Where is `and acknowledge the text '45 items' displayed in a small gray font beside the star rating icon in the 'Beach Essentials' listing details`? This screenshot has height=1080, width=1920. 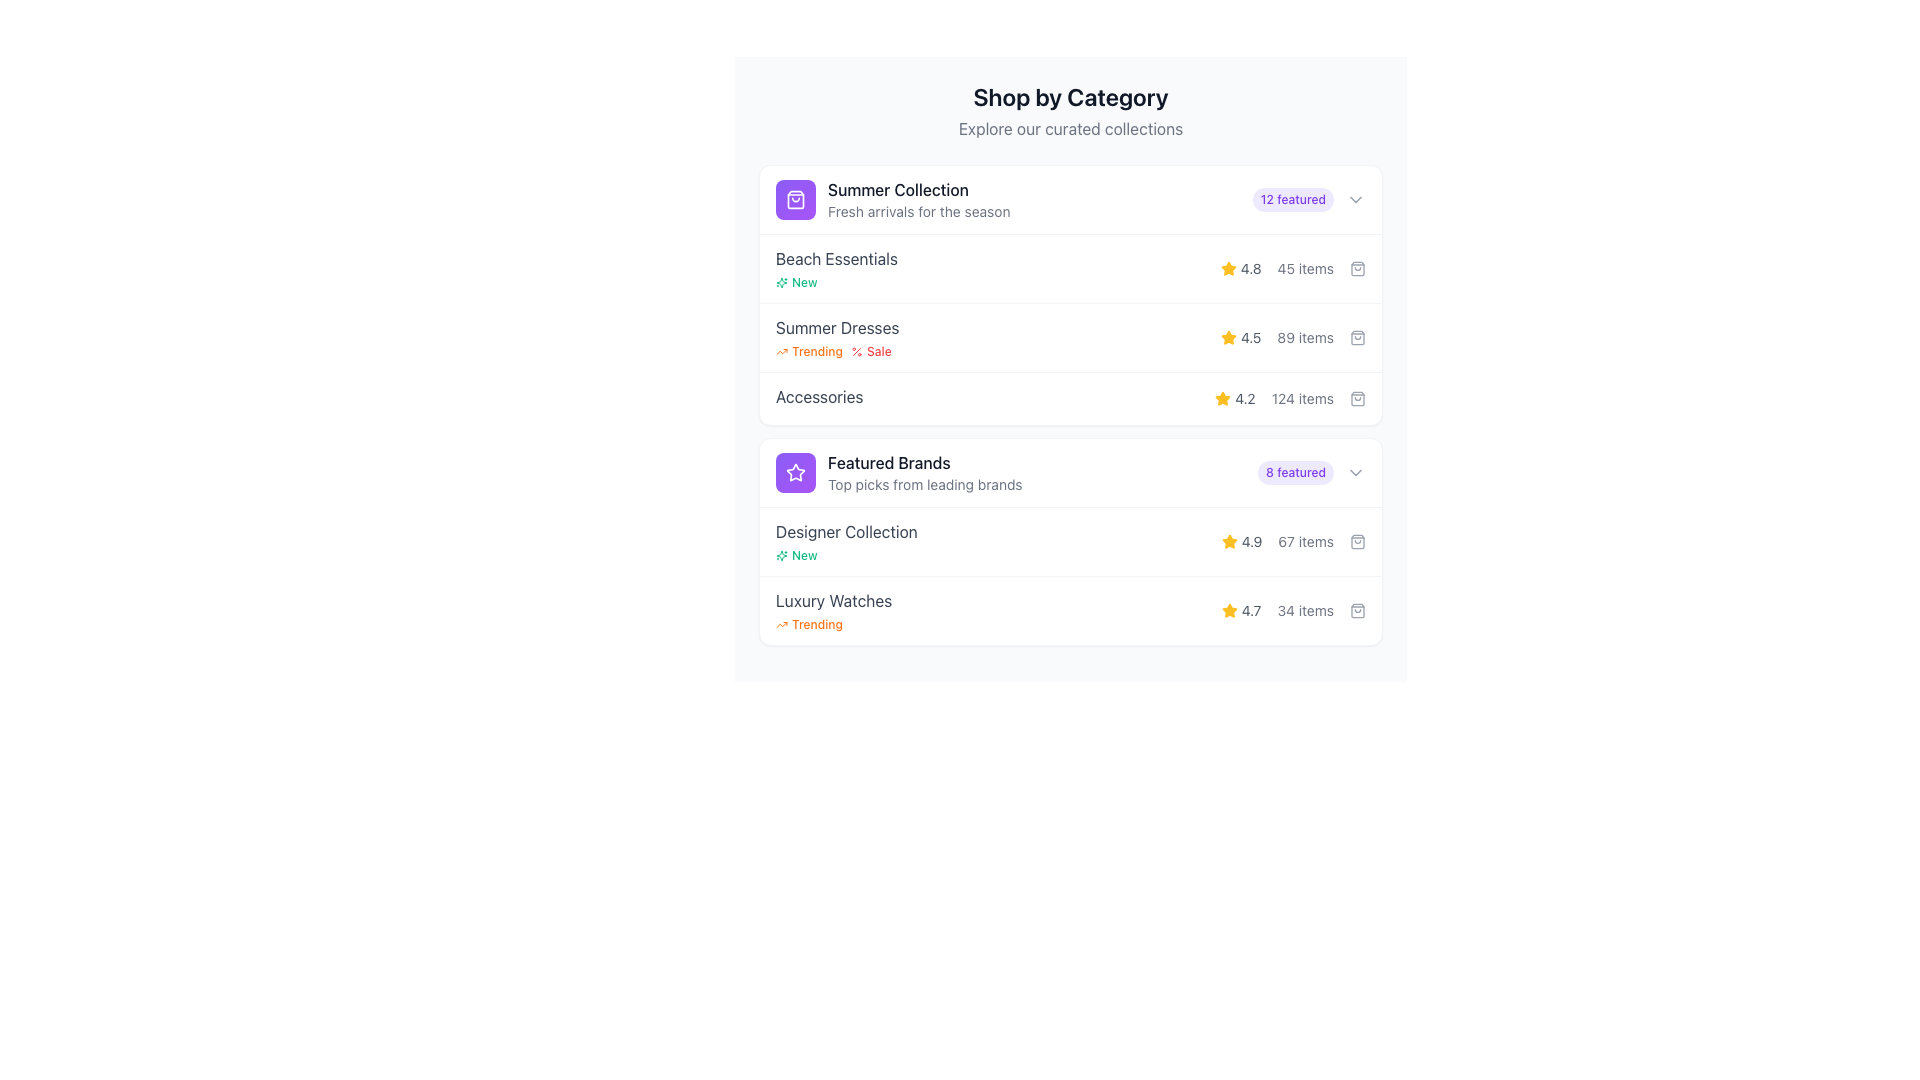
and acknowledge the text '45 items' displayed in a small gray font beside the star rating icon in the 'Beach Essentials' listing details is located at coordinates (1305, 268).